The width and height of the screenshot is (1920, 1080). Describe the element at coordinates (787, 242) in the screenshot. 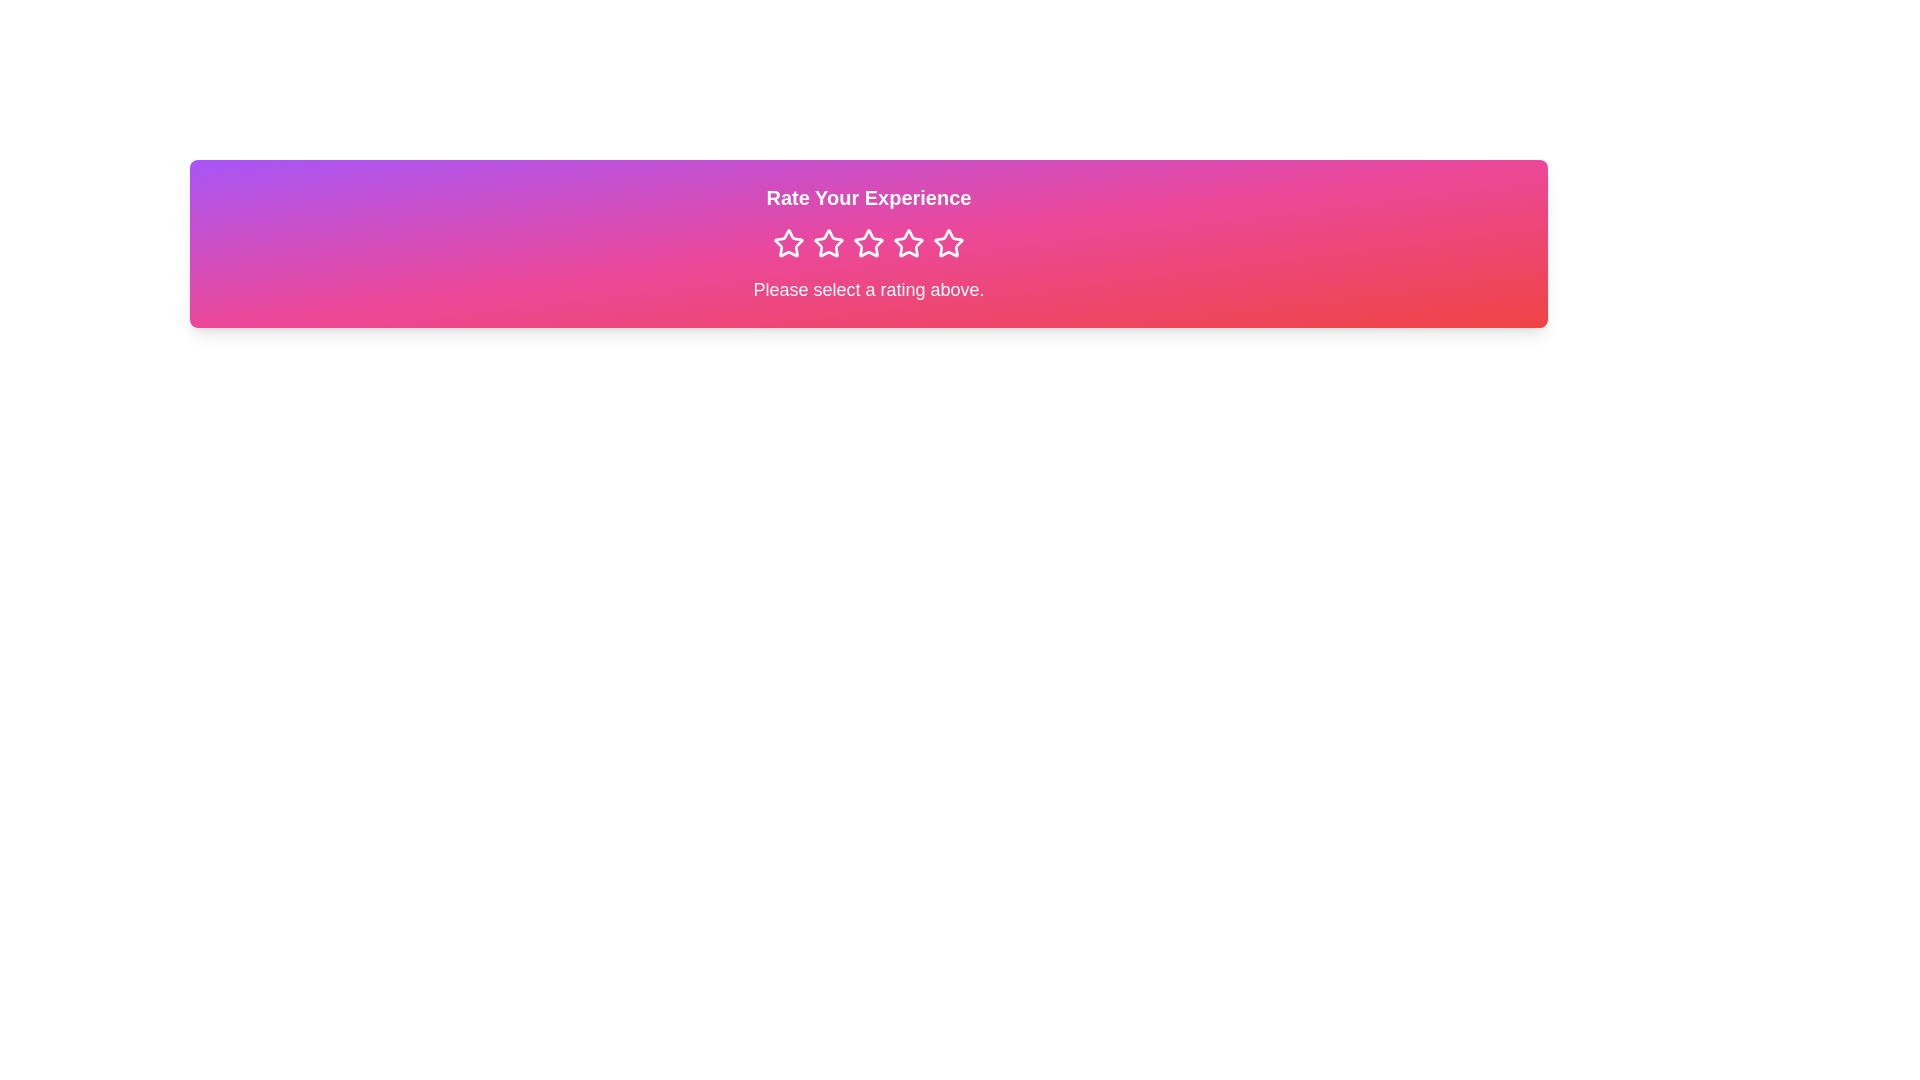

I see `the first star-shaped rating icon with a hollow center, highlighted in yellow` at that location.